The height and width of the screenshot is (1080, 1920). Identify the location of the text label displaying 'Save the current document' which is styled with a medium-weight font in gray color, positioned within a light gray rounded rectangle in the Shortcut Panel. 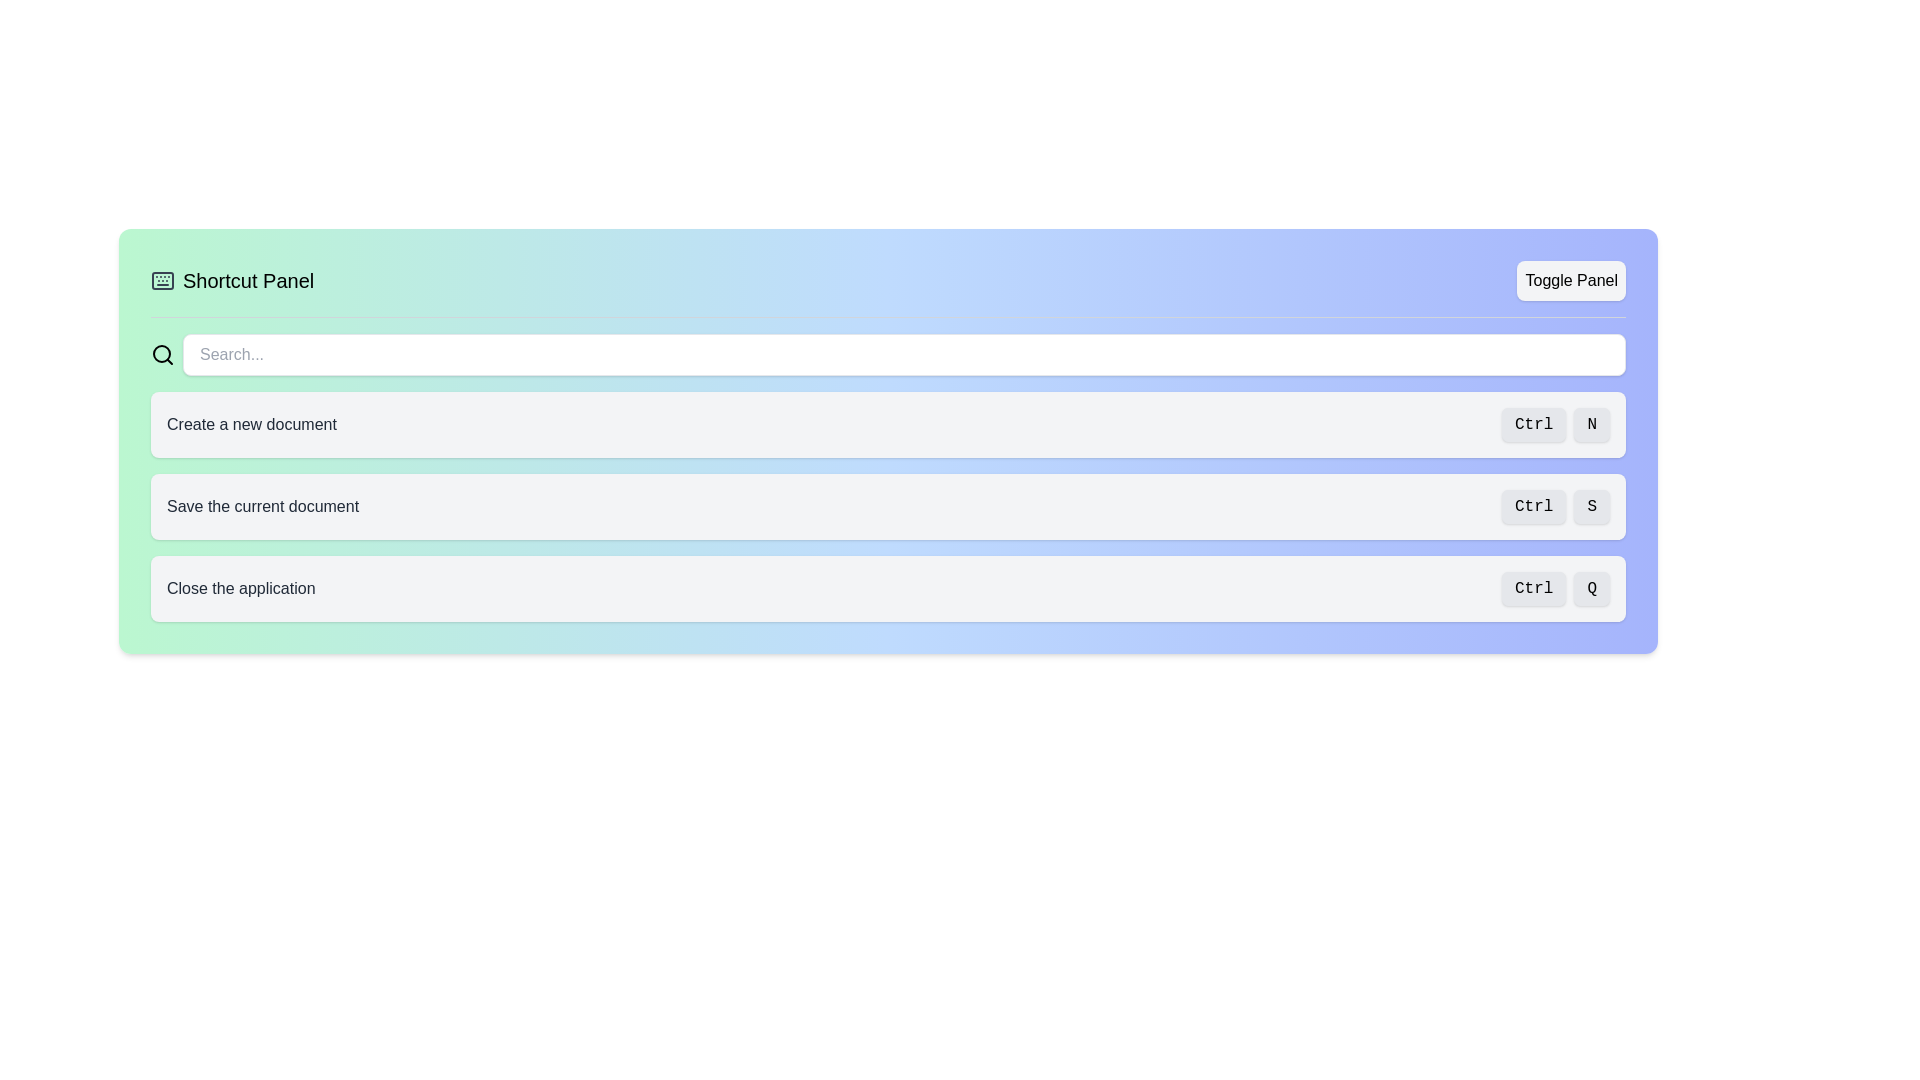
(262, 505).